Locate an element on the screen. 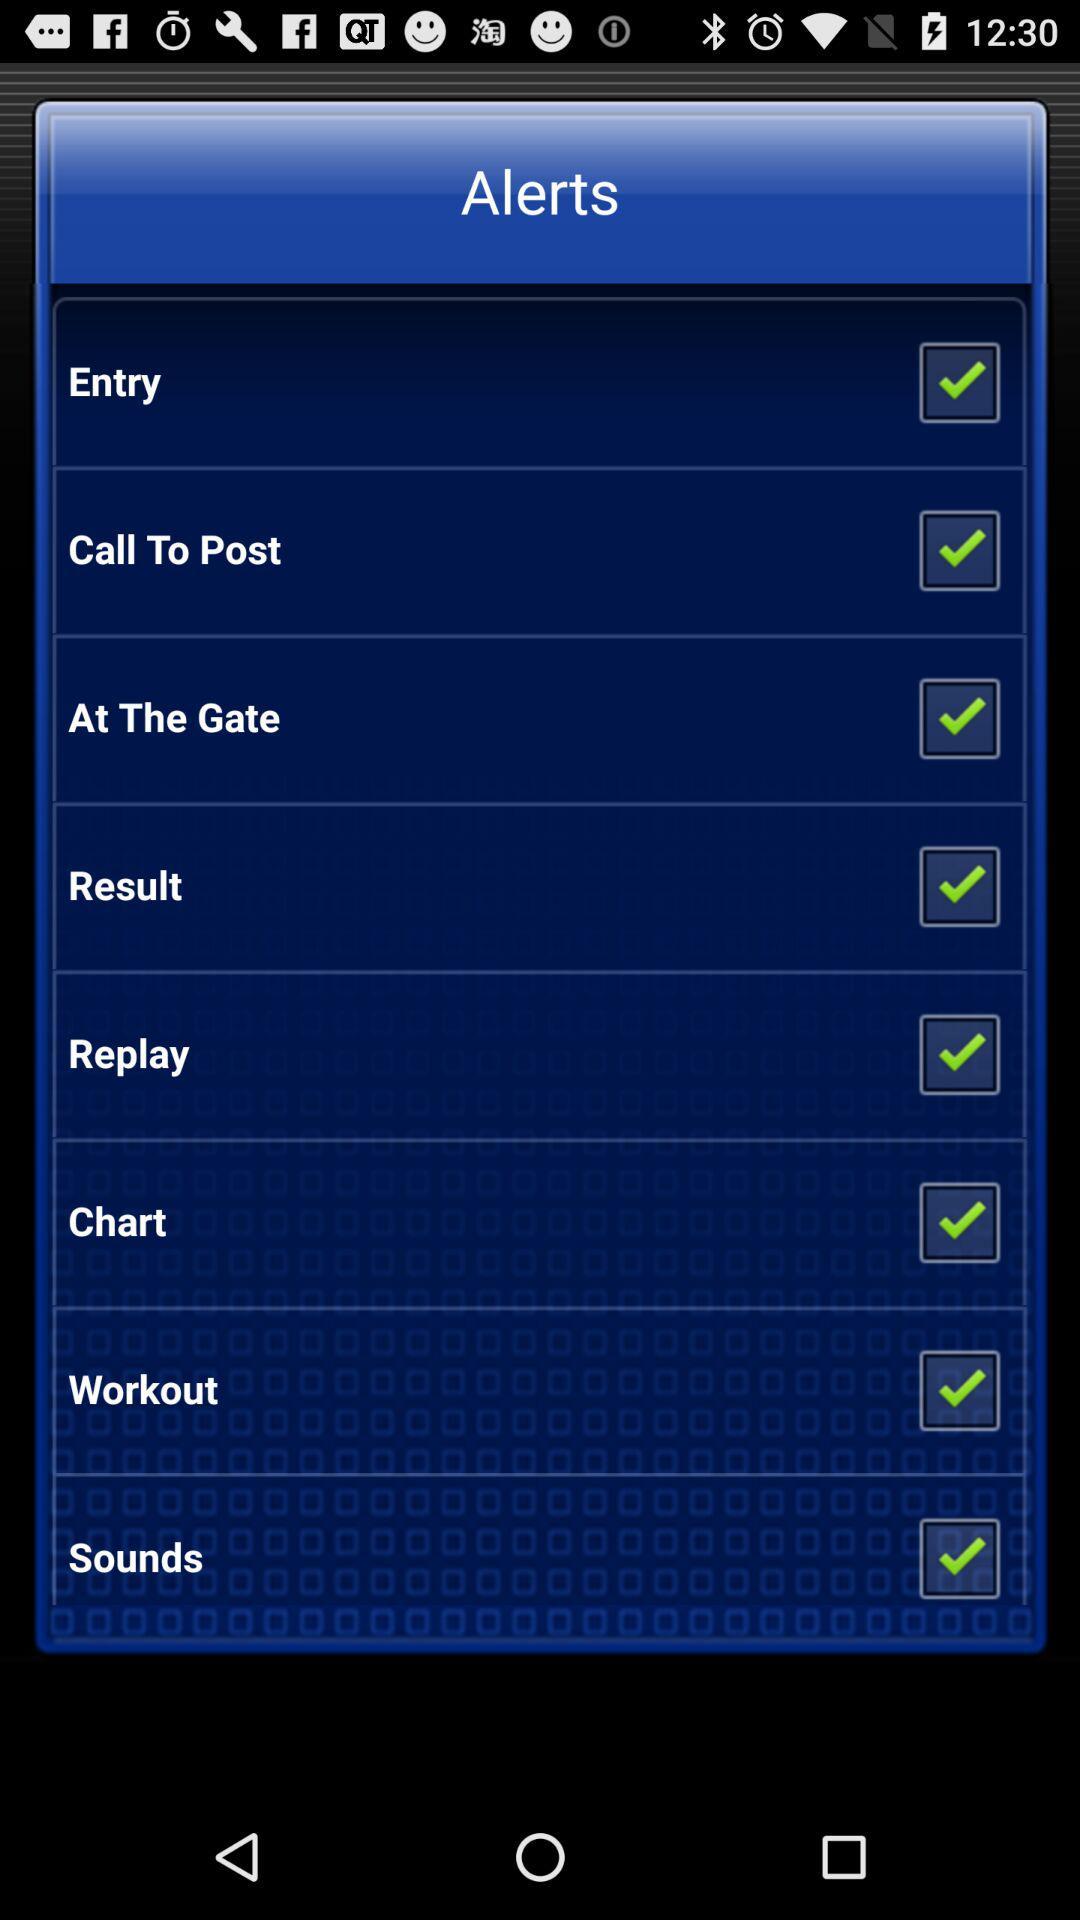 The height and width of the screenshot is (1920, 1080). its a box with a green tick is located at coordinates (957, 1219).